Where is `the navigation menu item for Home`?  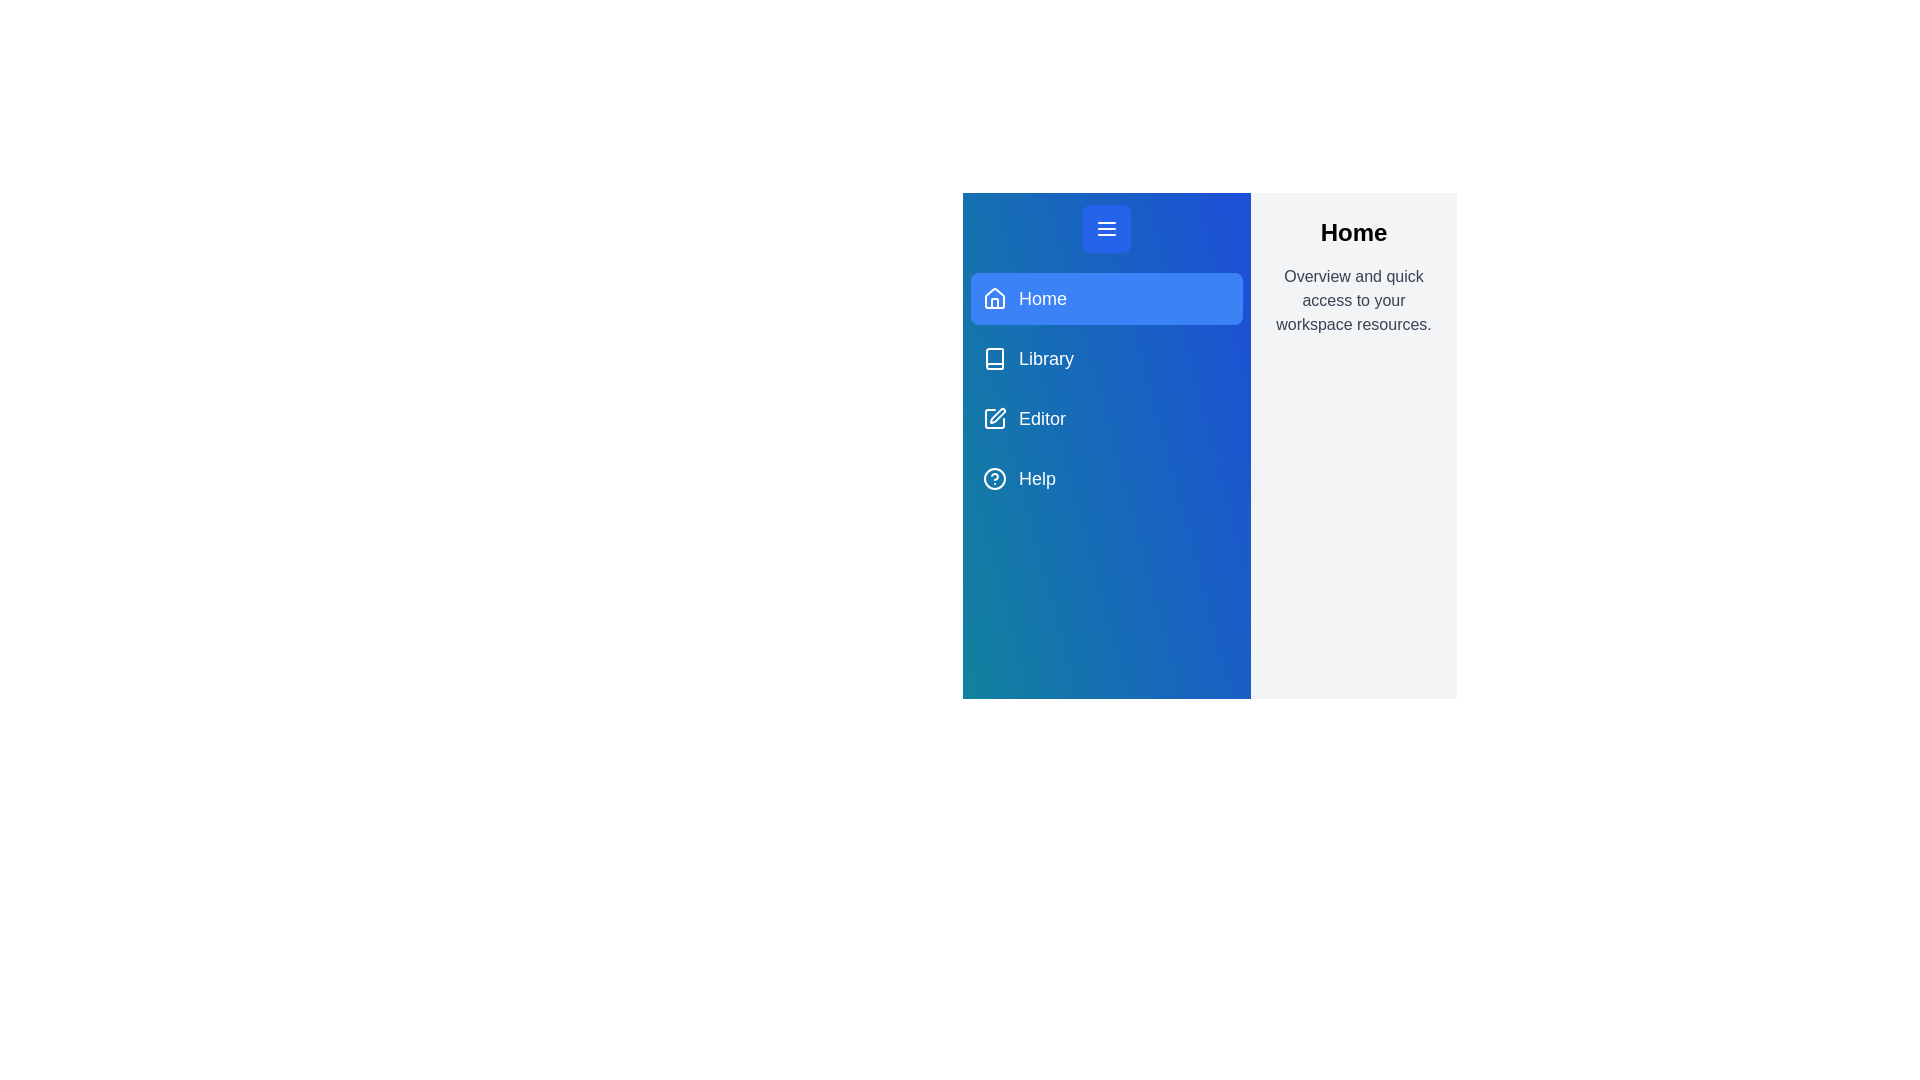 the navigation menu item for Home is located at coordinates (1106, 299).